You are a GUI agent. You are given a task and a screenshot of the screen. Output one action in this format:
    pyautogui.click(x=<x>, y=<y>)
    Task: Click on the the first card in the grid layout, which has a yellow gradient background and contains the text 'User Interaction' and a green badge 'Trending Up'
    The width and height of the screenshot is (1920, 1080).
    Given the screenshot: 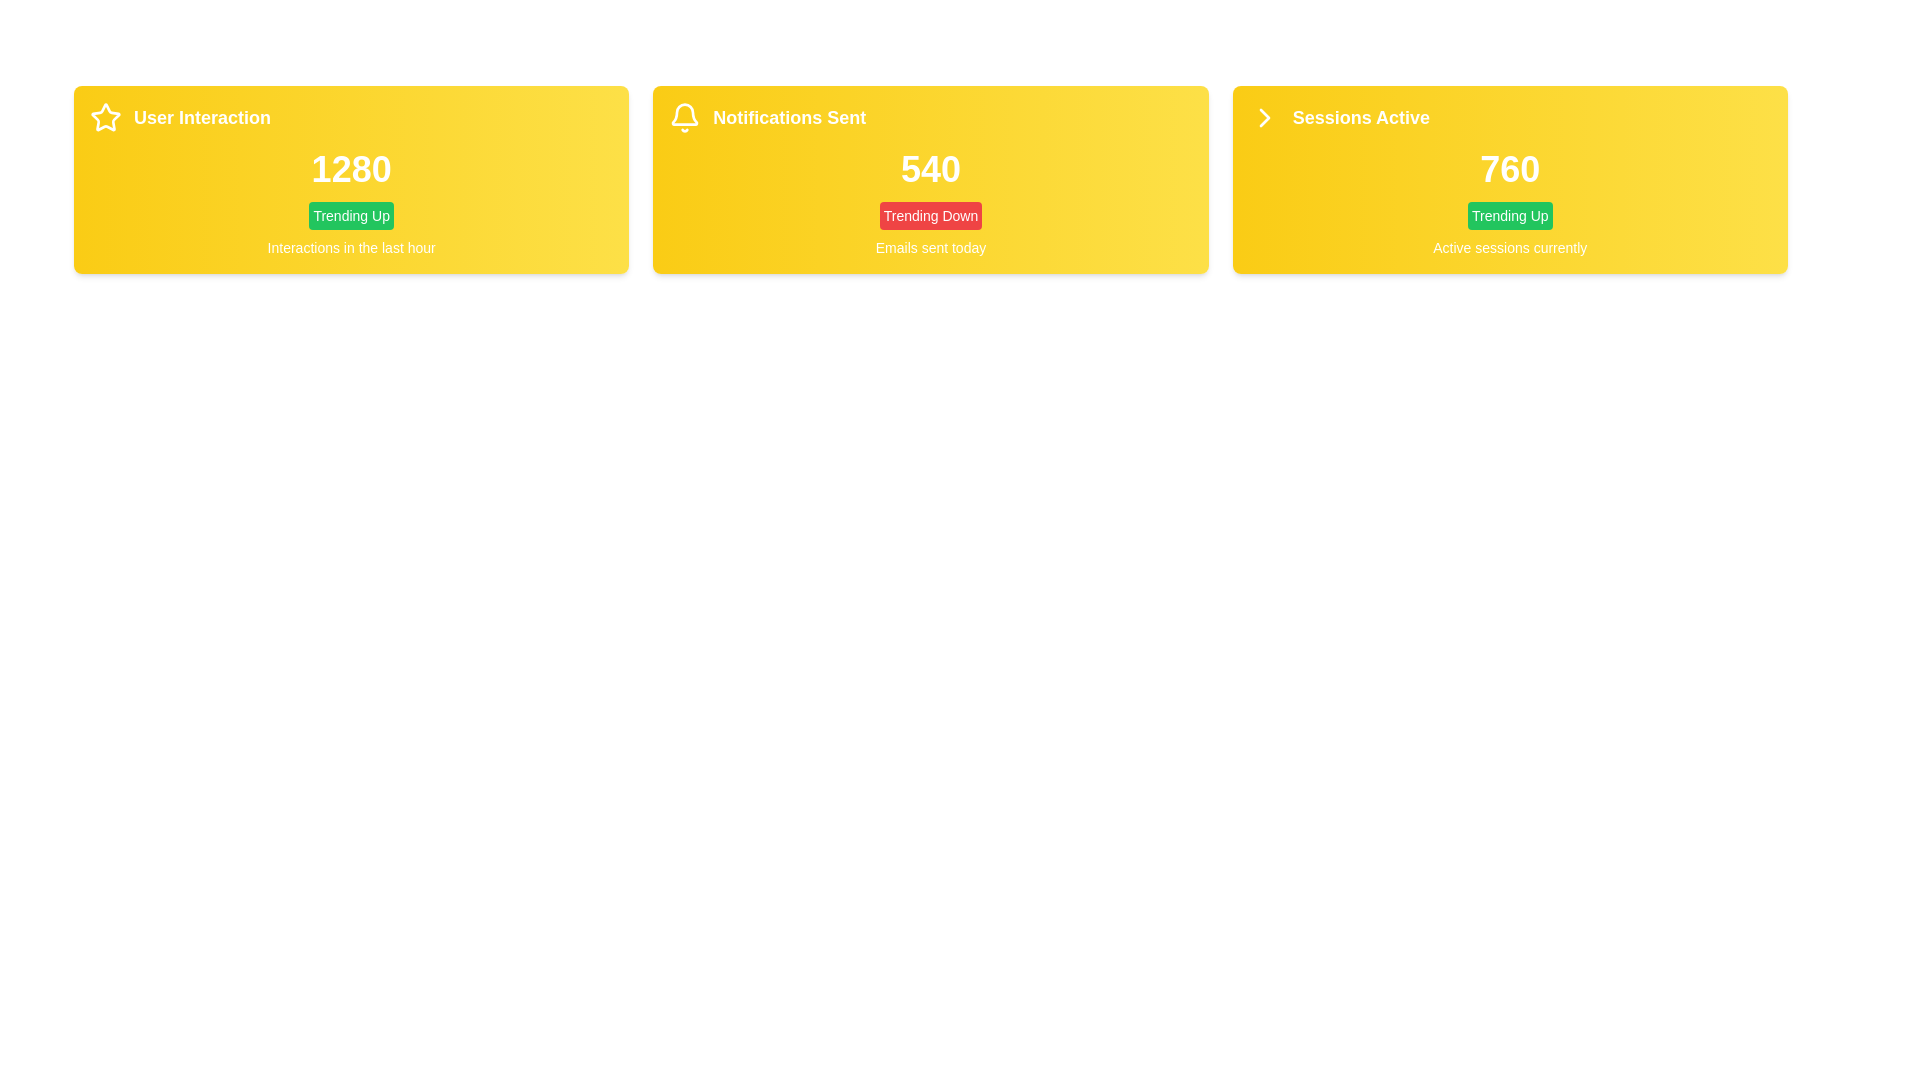 What is the action you would take?
    pyautogui.click(x=351, y=180)
    